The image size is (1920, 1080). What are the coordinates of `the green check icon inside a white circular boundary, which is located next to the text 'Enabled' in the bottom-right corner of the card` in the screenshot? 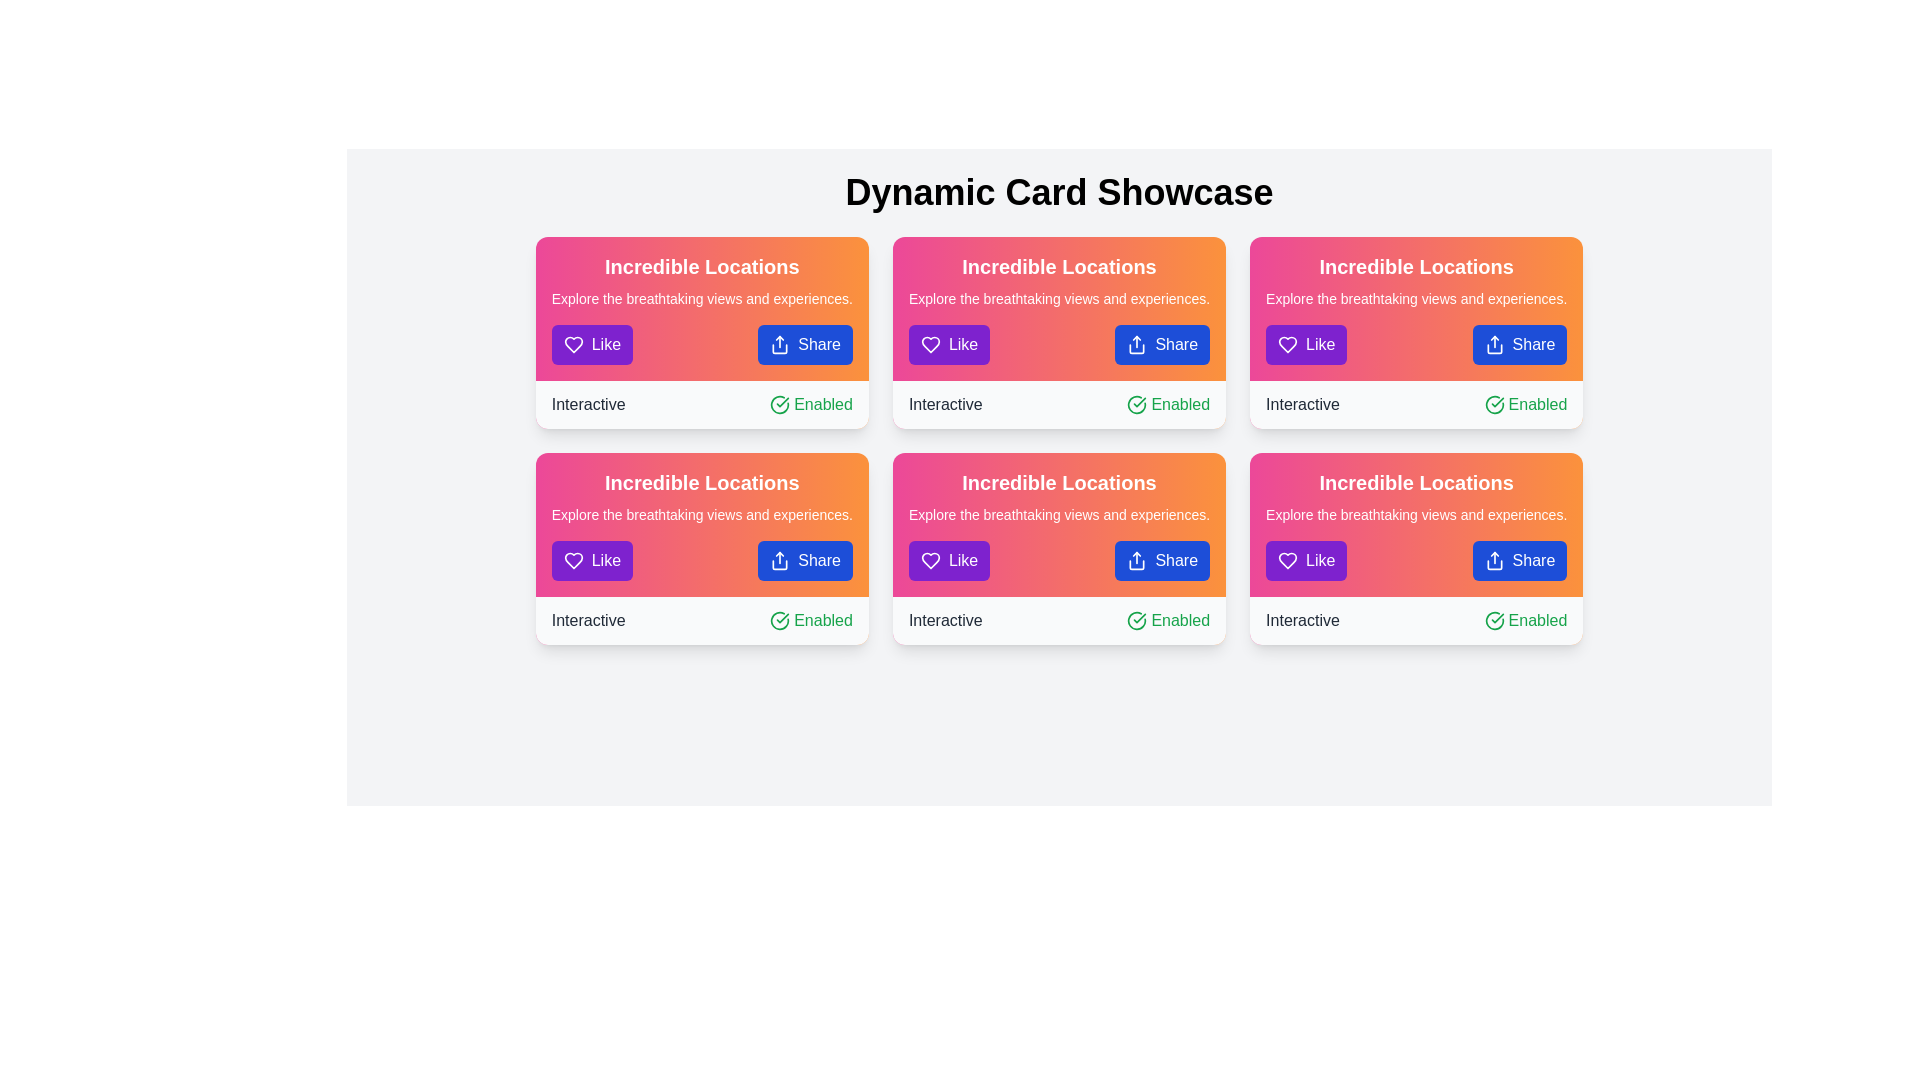 It's located at (1494, 405).